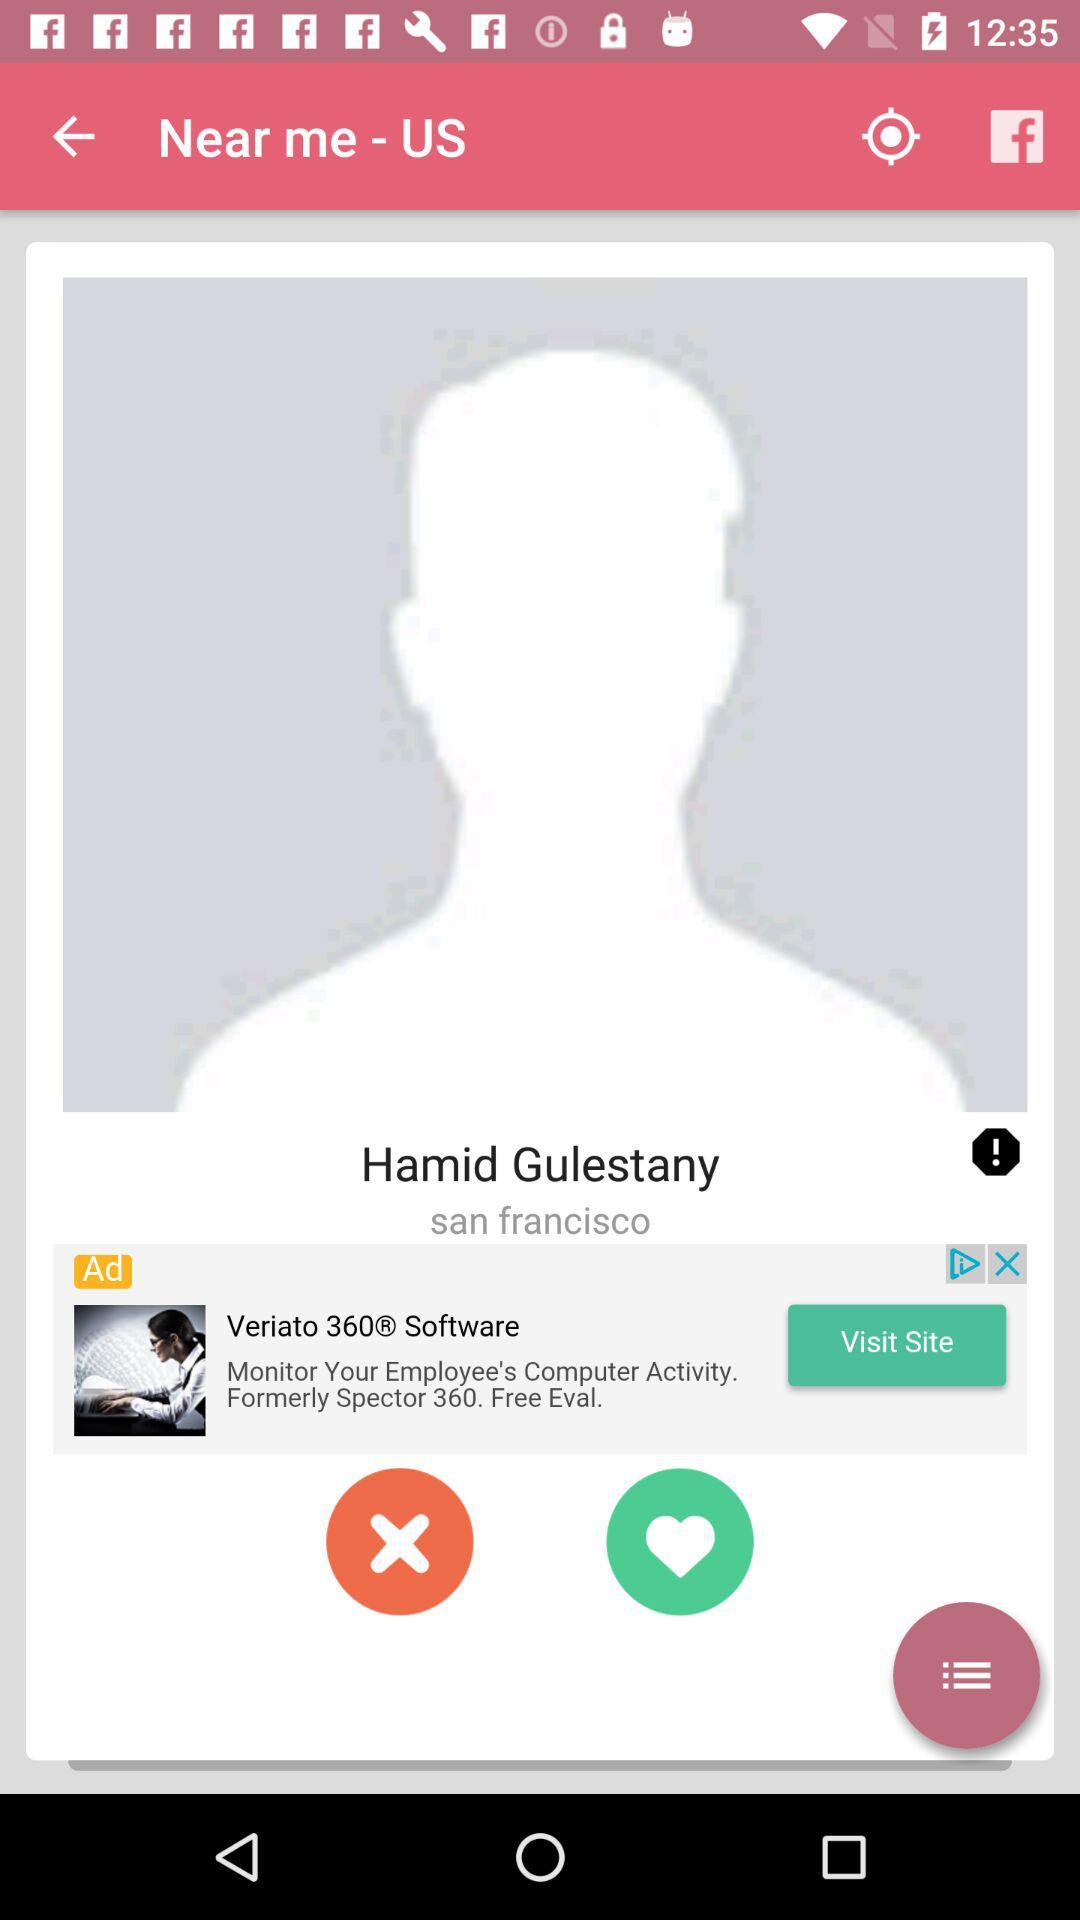  What do you see at coordinates (965, 1675) in the screenshot?
I see `autoplay option` at bounding box center [965, 1675].